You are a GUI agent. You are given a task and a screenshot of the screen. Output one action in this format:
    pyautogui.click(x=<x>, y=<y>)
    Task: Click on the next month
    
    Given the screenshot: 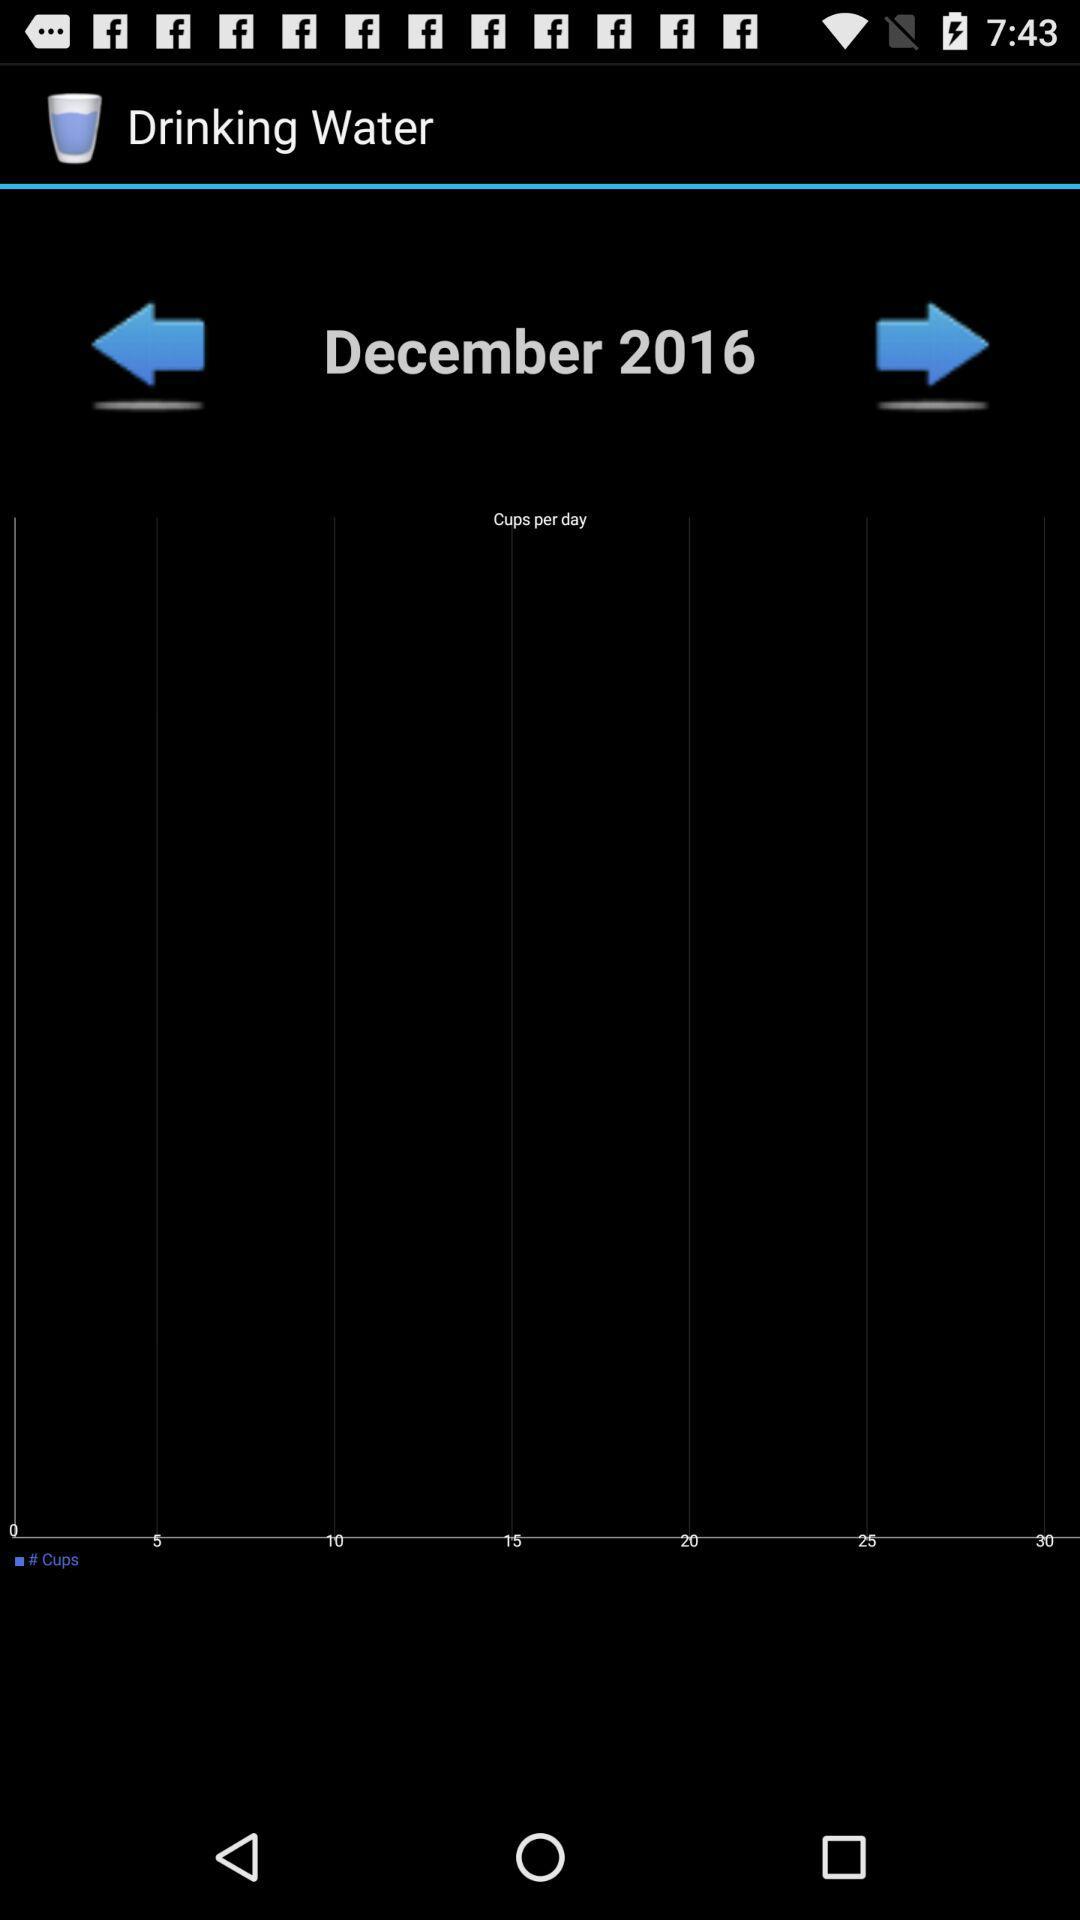 What is the action you would take?
    pyautogui.click(x=931, y=349)
    